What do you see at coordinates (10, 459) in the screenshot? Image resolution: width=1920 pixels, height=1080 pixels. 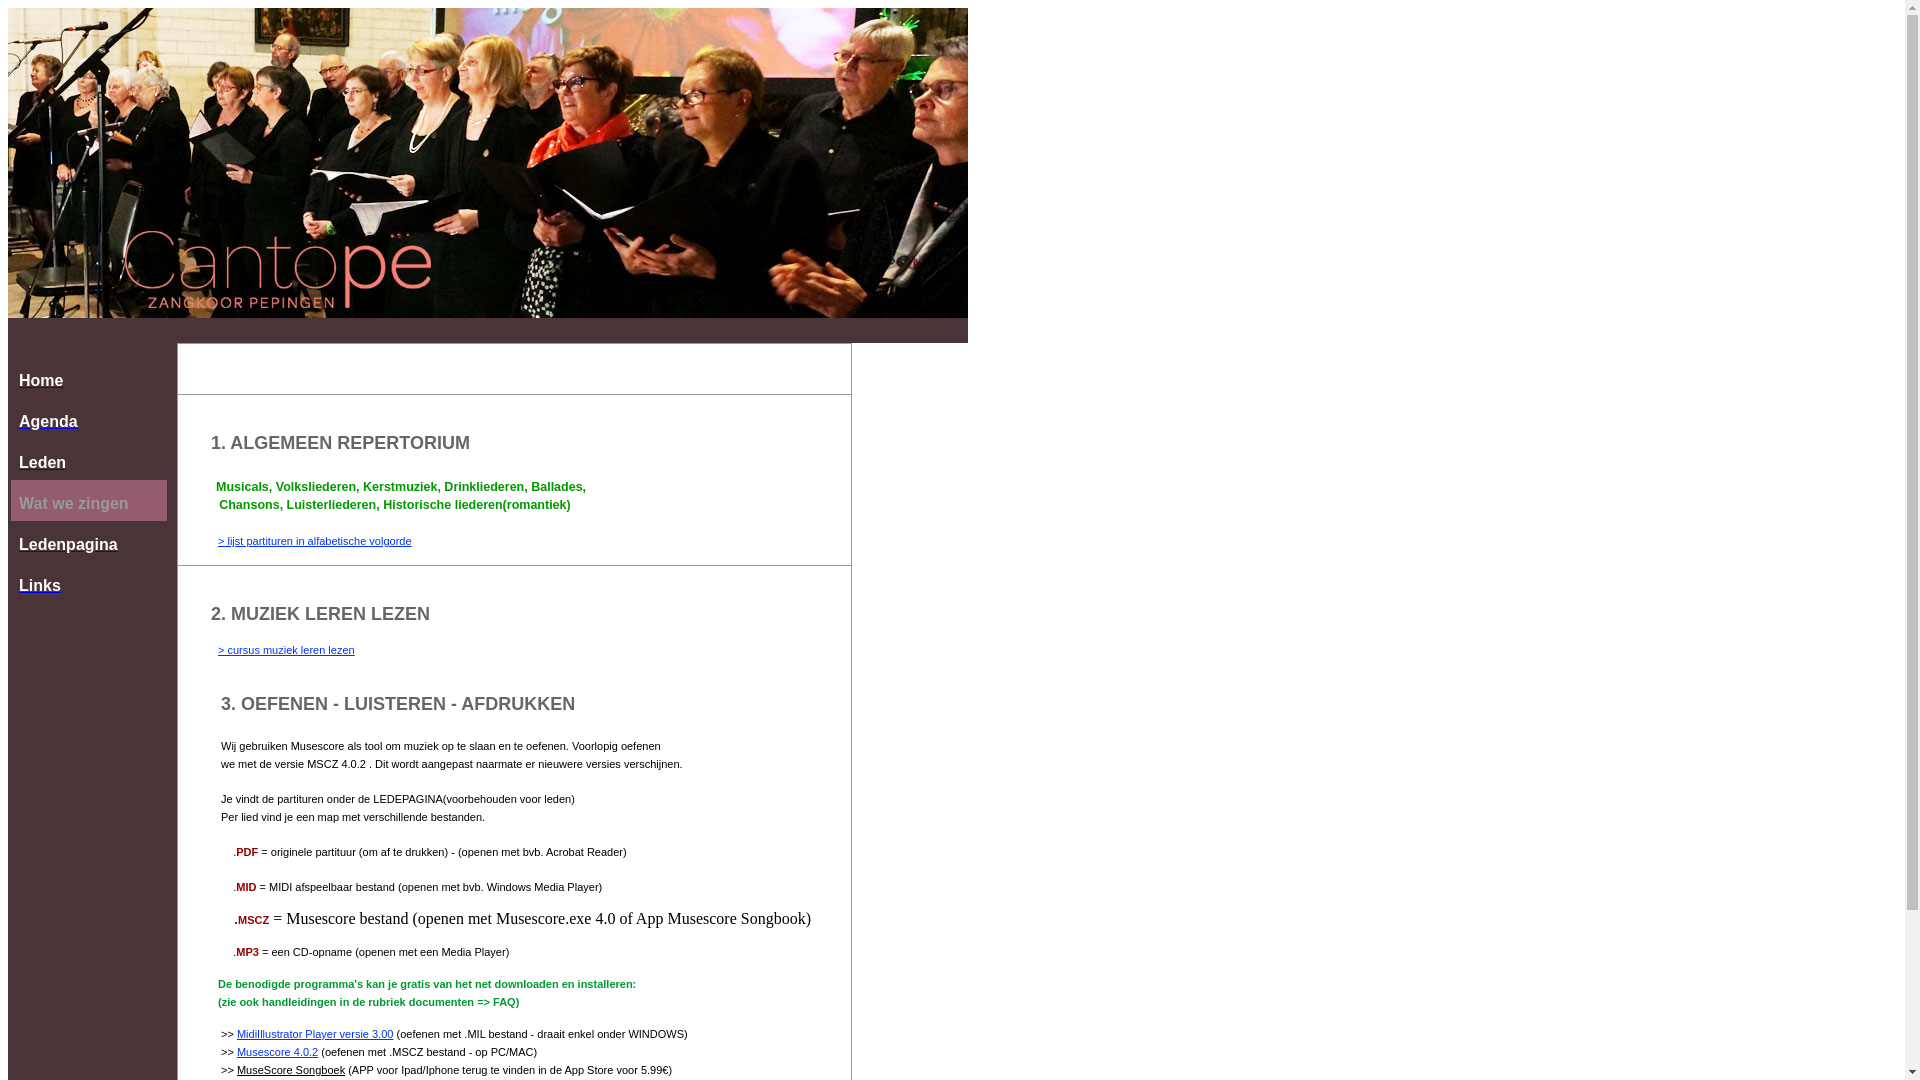 I see `'Leden'` at bounding box center [10, 459].